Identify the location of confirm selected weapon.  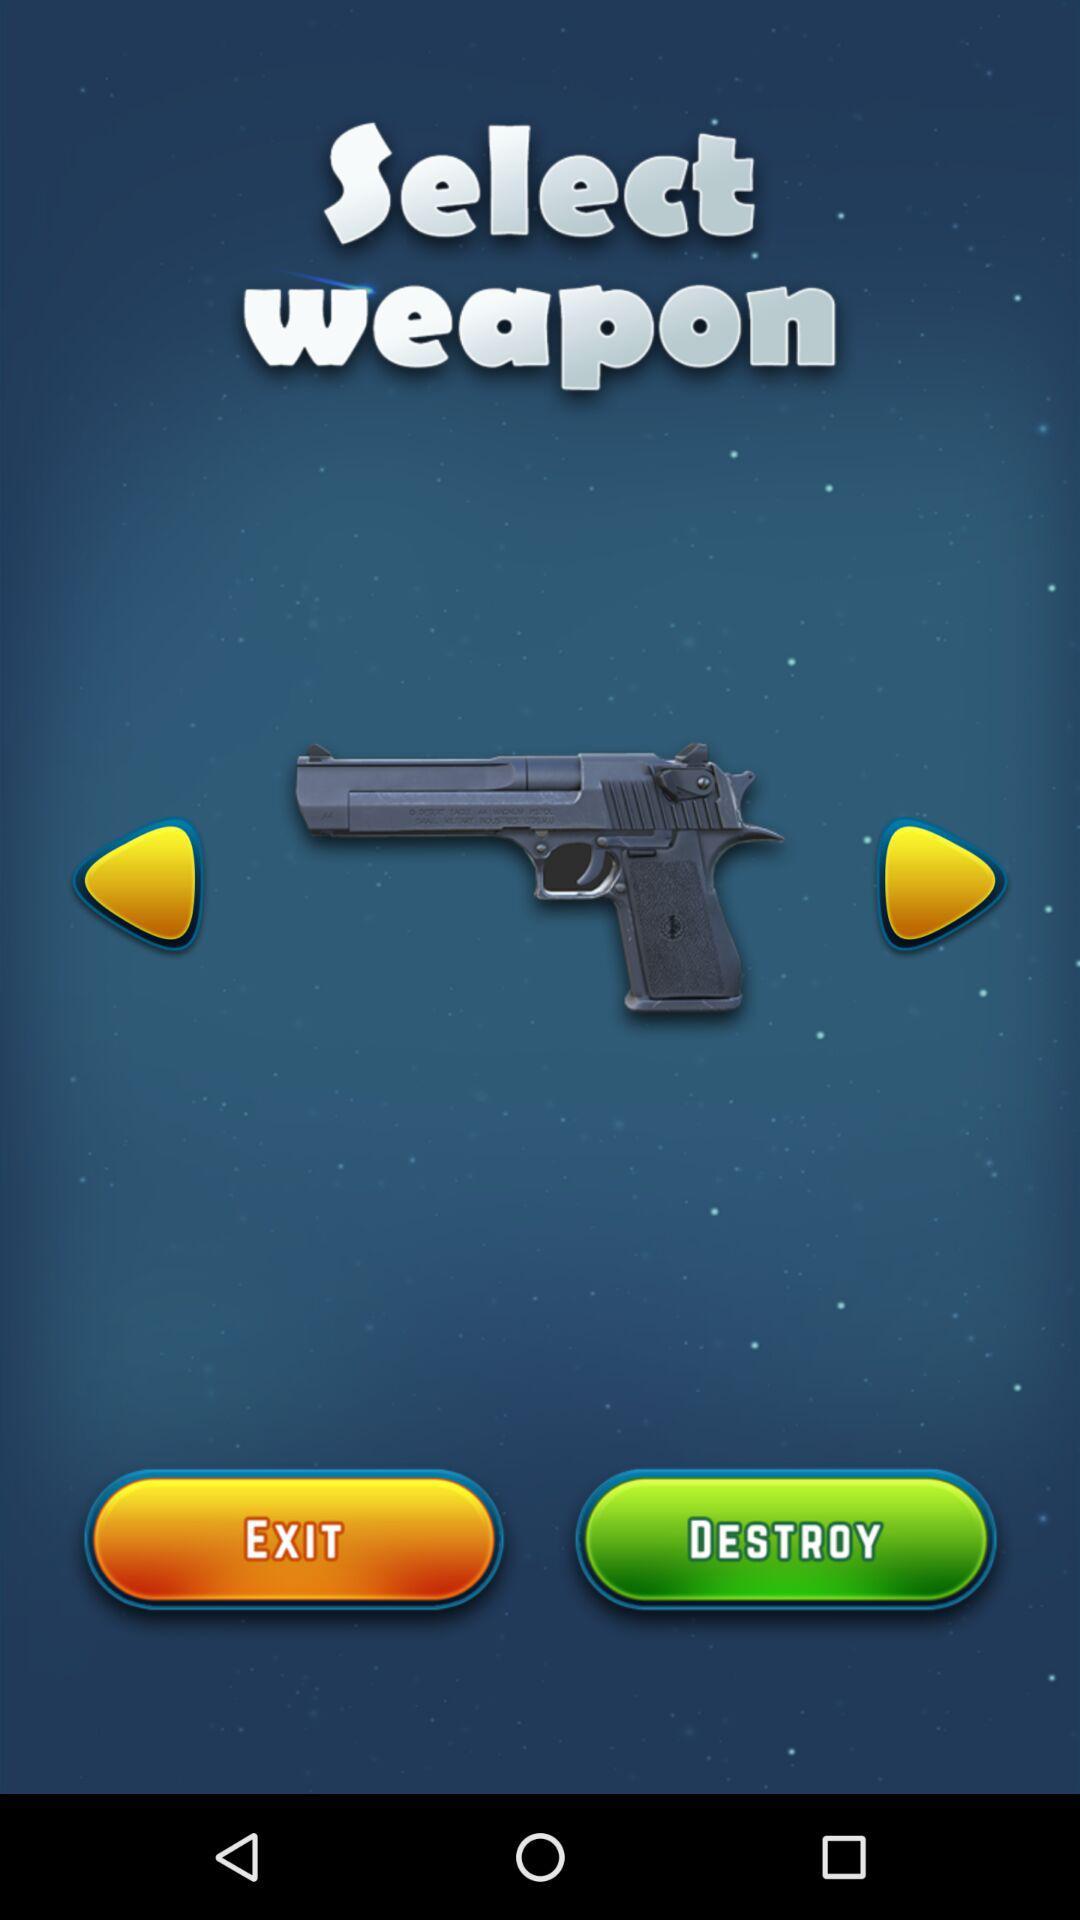
(785, 1550).